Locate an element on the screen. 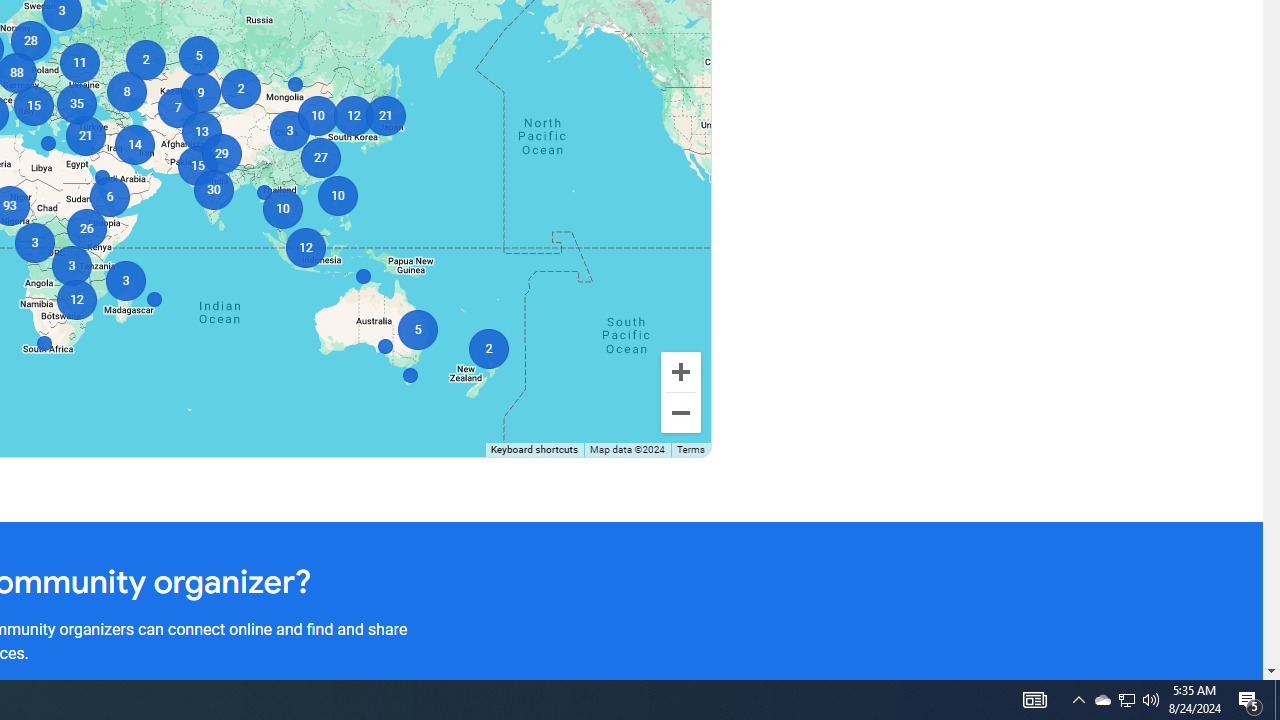  '11' is located at coordinates (79, 61).